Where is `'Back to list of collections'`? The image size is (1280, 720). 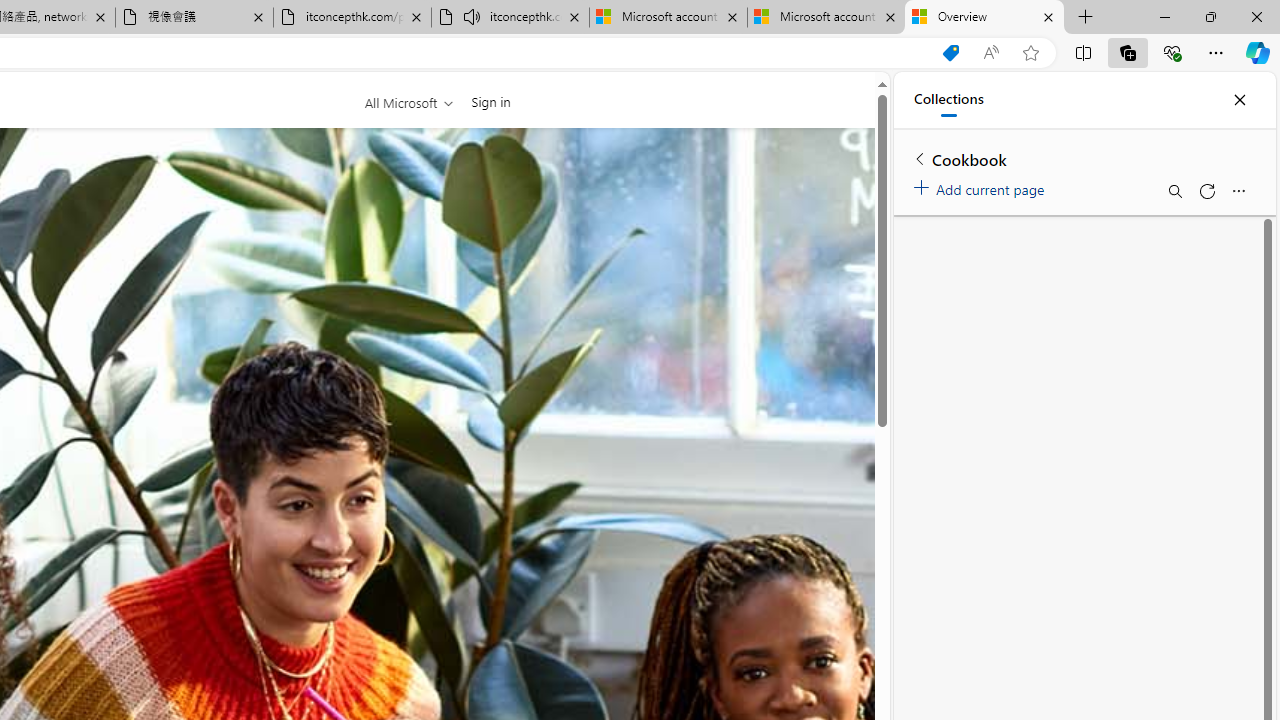
'Back to list of collections' is located at coordinates (919, 158).